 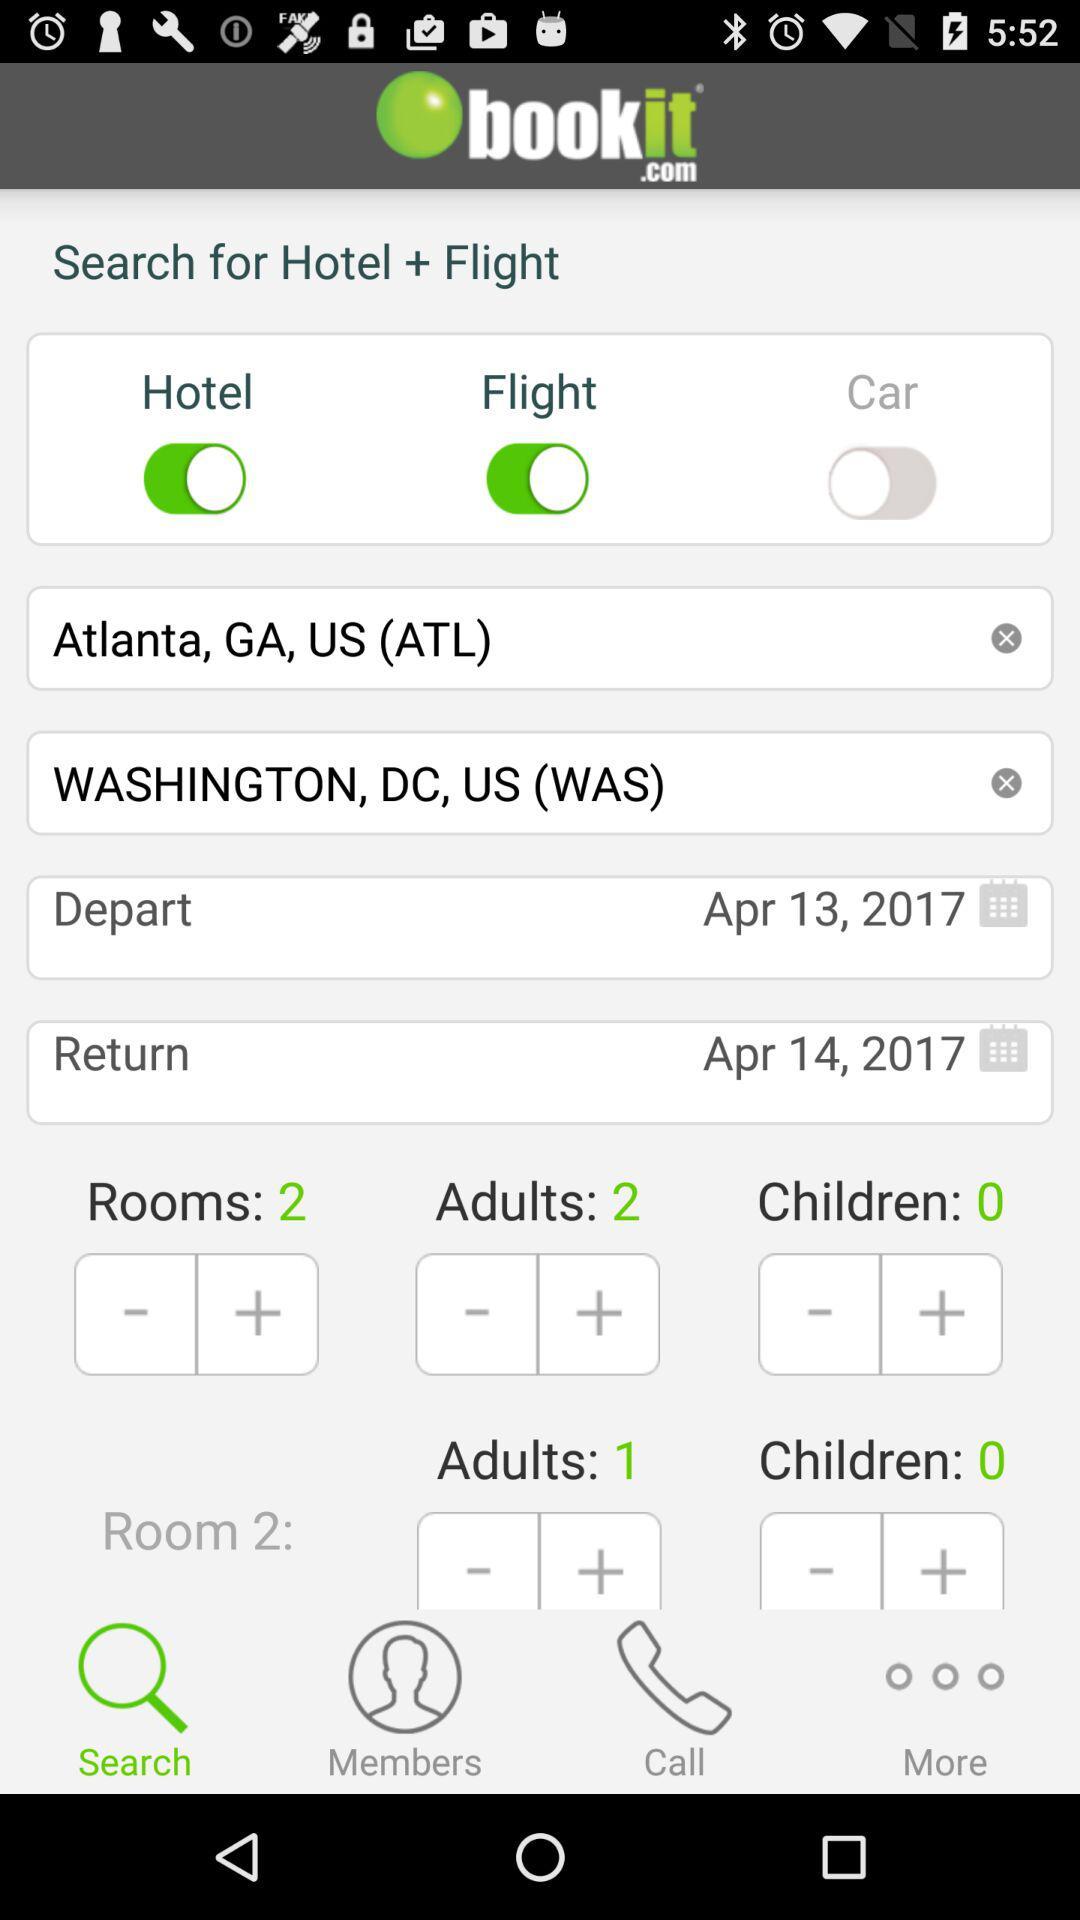 I want to click on the minus icon, so click(x=476, y=1405).